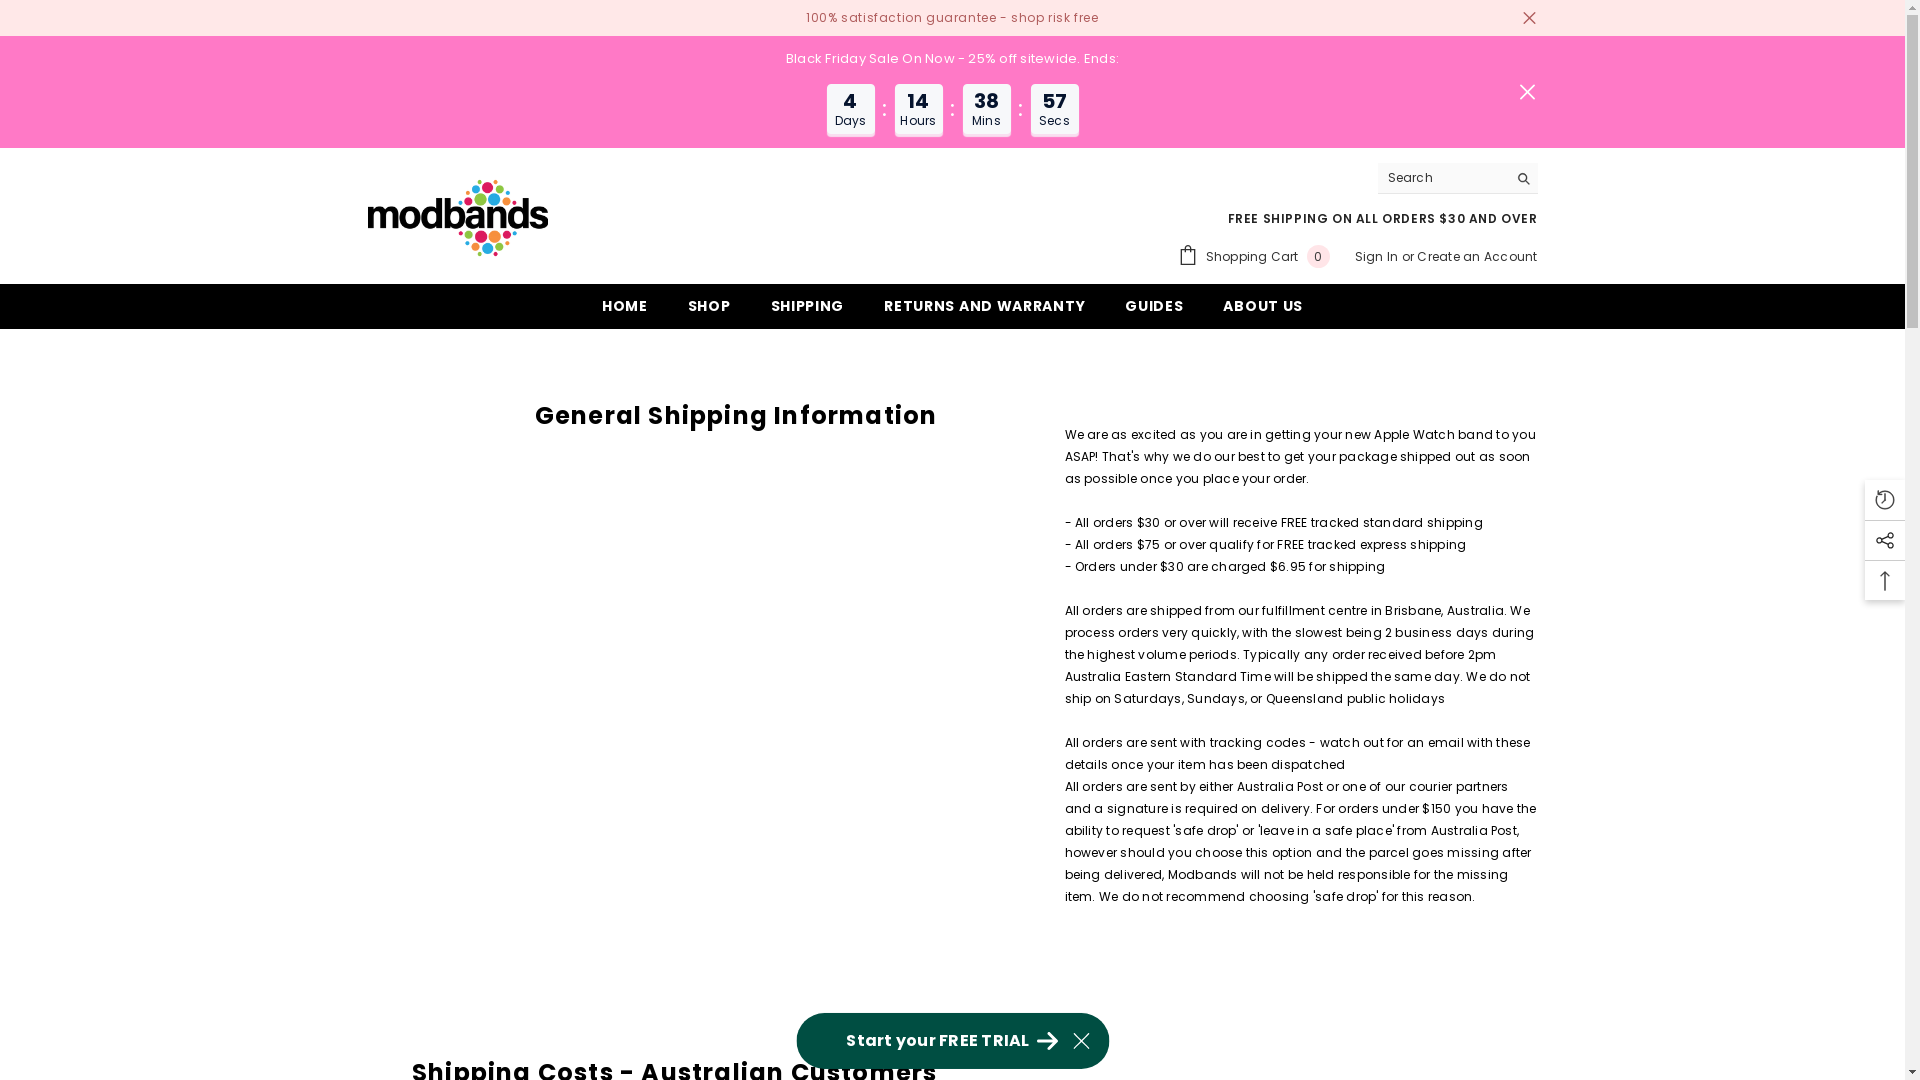  I want to click on 'SHIPPING', so click(749, 312).